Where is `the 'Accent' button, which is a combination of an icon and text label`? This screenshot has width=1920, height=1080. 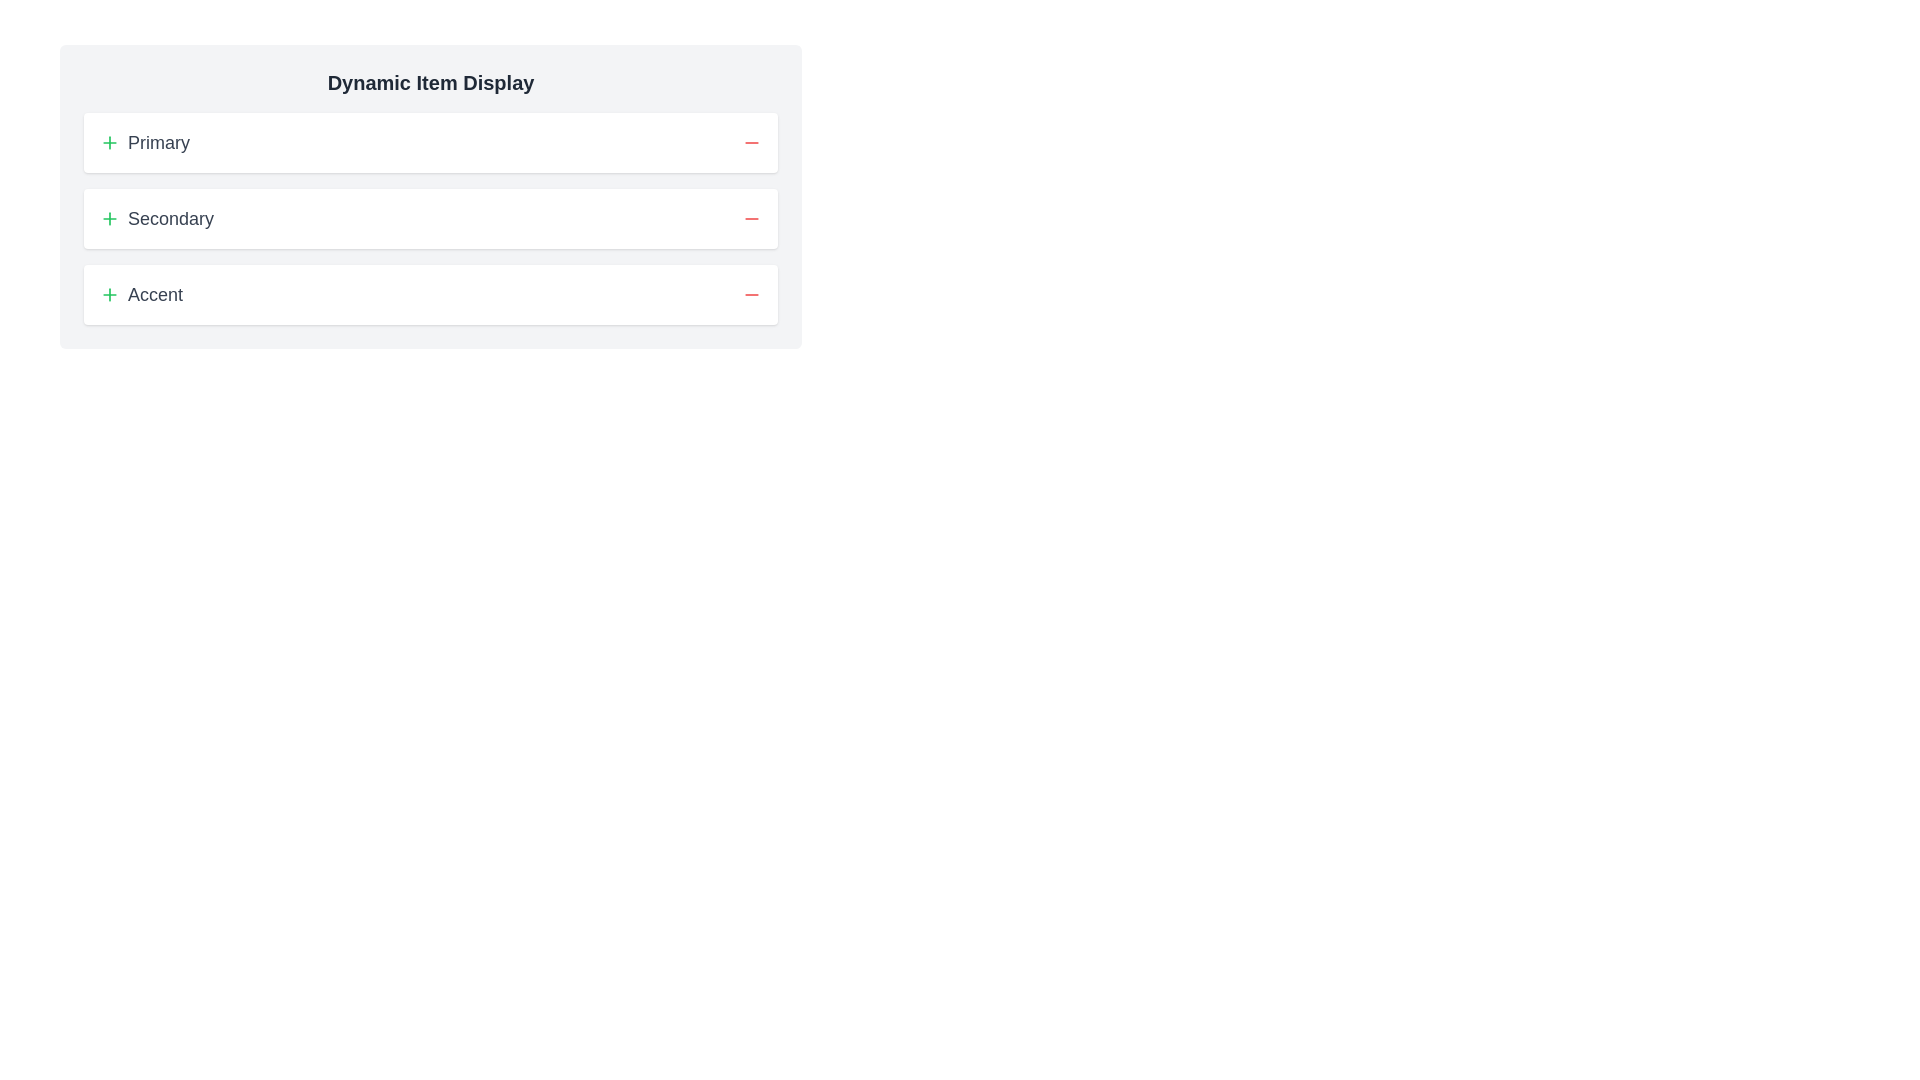
the 'Accent' button, which is a combination of an icon and text label is located at coordinates (140, 294).